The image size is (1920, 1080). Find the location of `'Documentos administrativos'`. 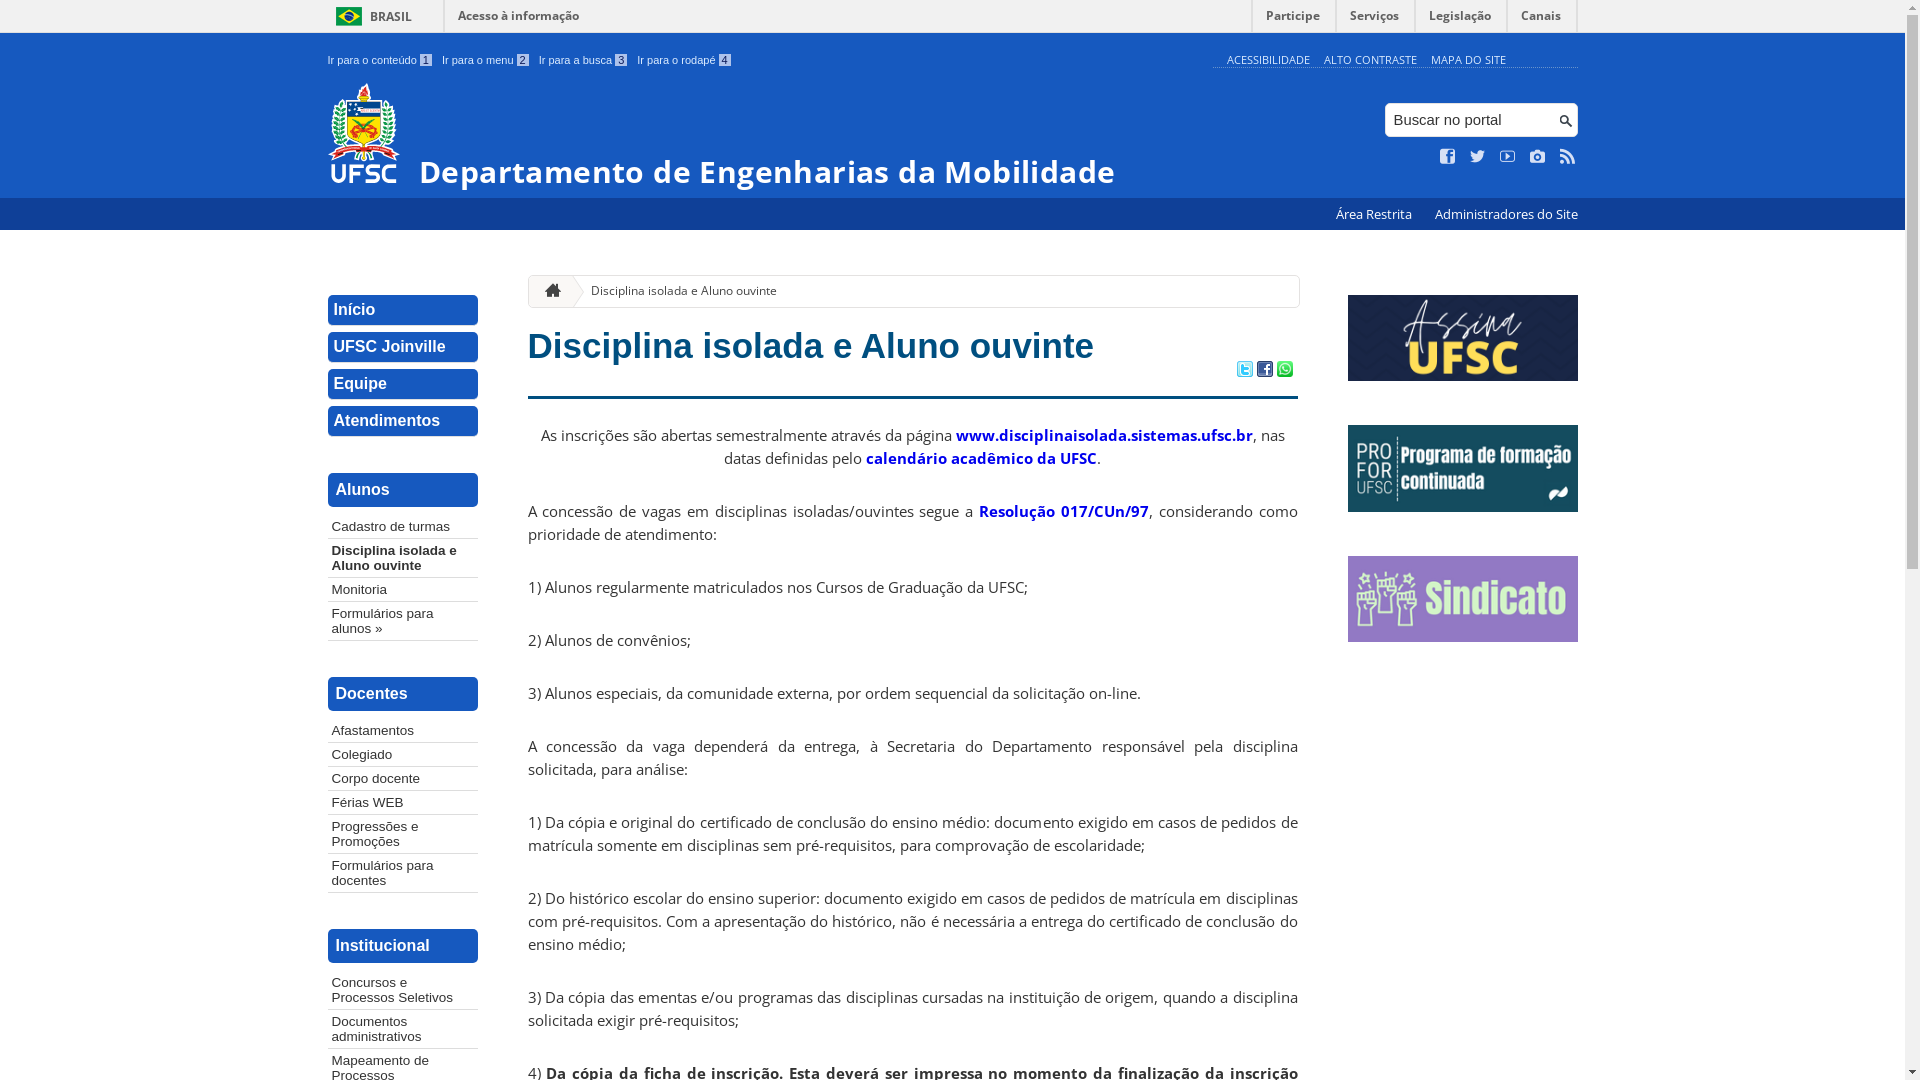

'Documentos administrativos' is located at coordinates (402, 1029).